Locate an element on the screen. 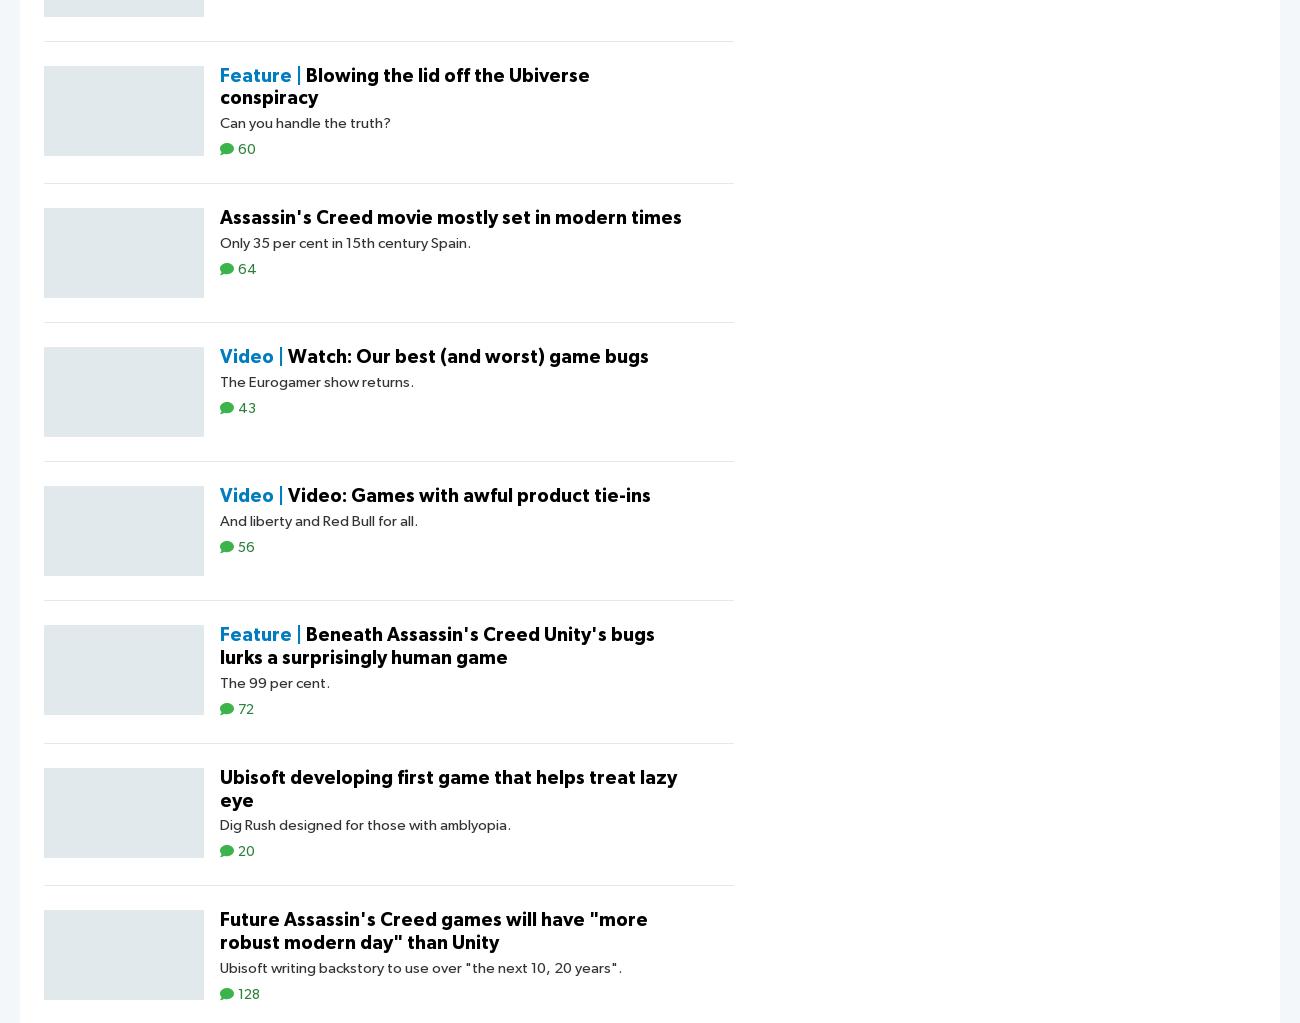 Image resolution: width=1300 pixels, height=1023 pixels. 'The 99 per cent.' is located at coordinates (274, 681).